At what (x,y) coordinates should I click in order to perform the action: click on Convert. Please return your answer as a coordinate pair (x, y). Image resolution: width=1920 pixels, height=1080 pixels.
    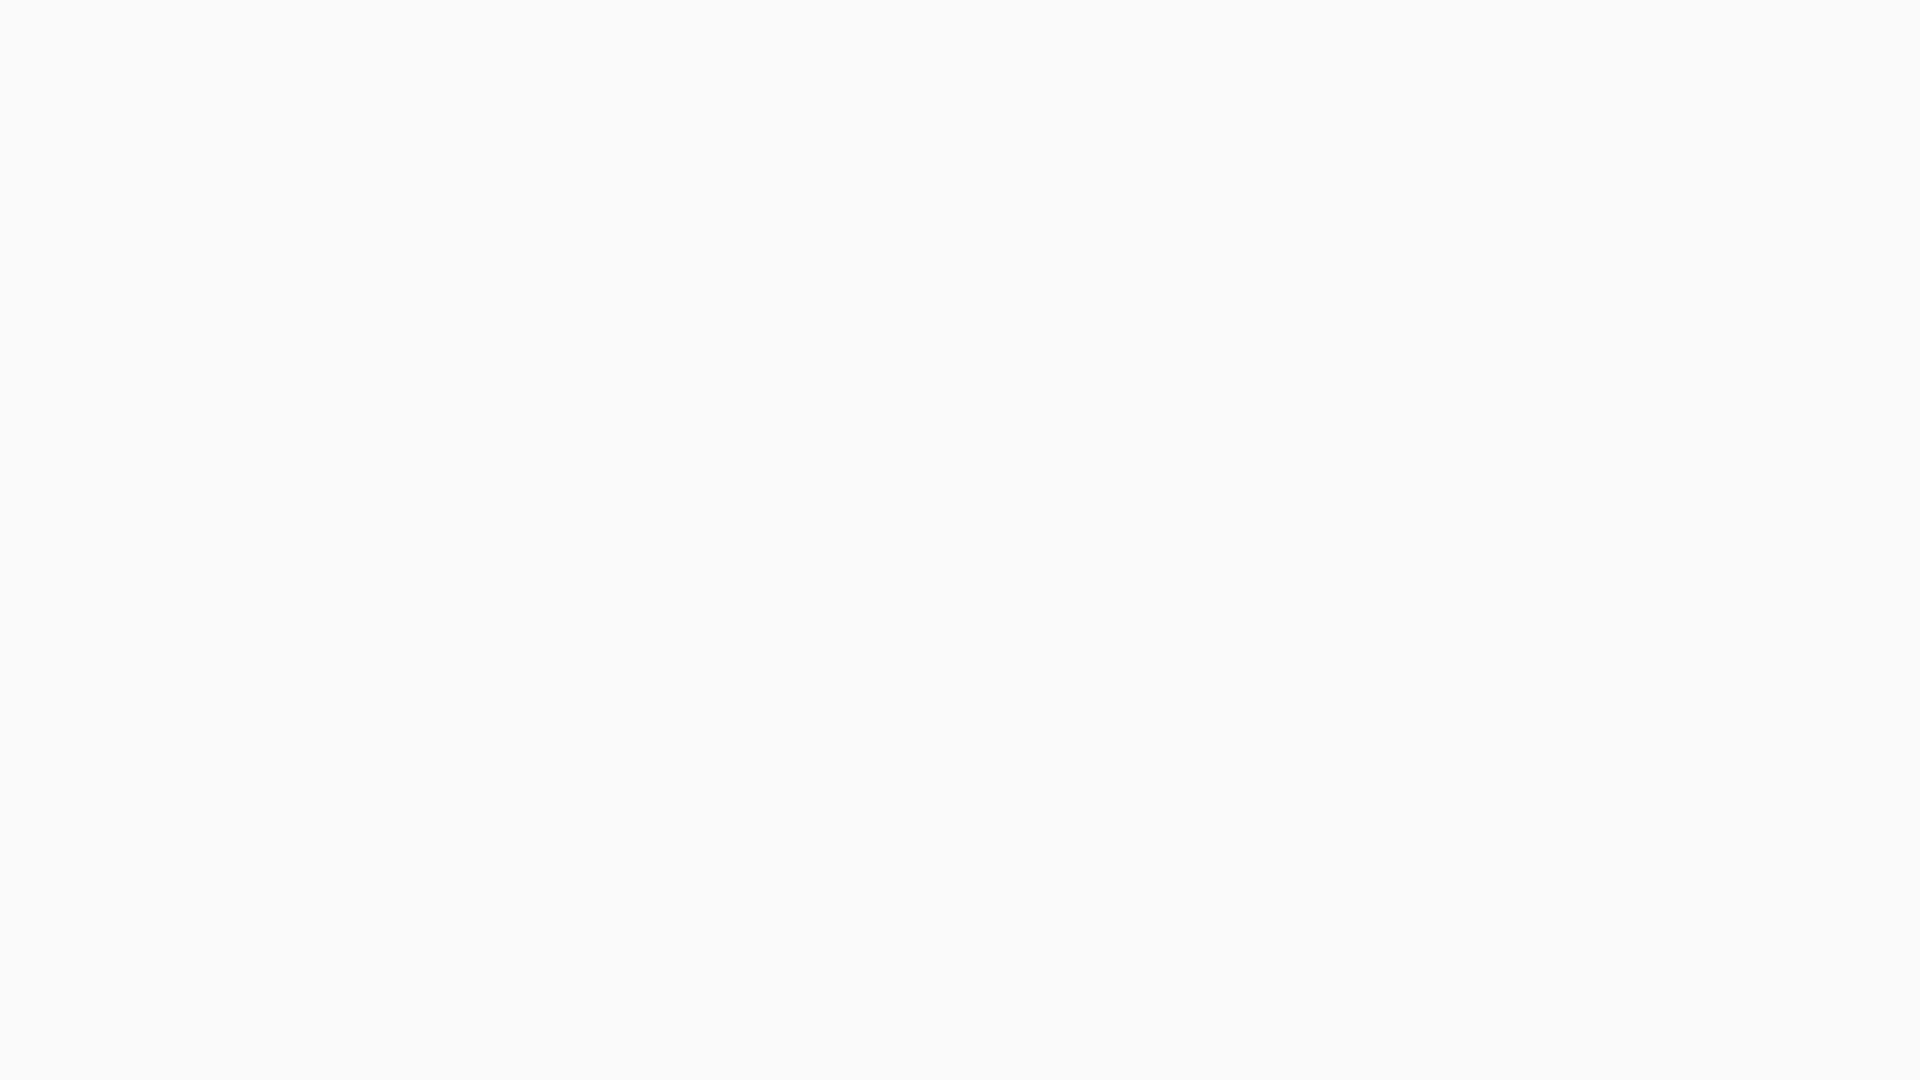
    Looking at the image, I should click on (168, 218).